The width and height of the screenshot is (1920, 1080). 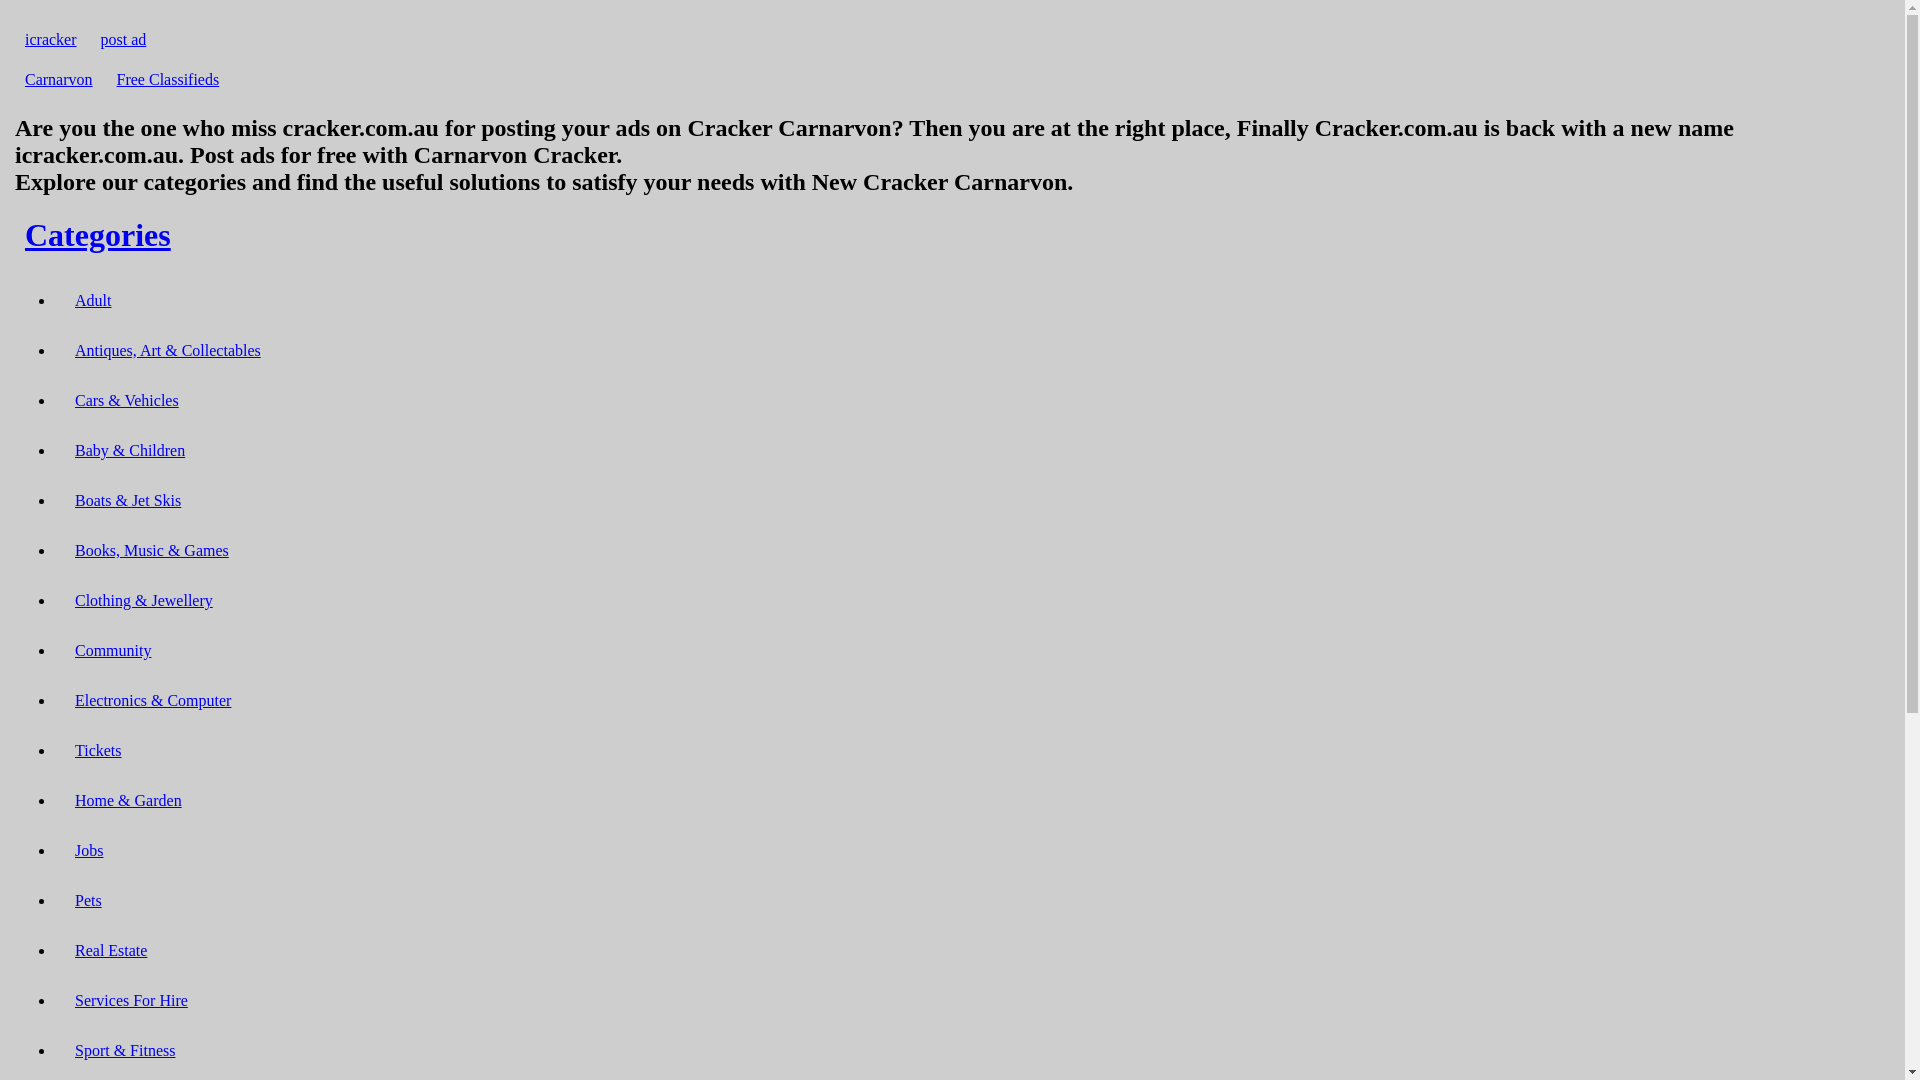 What do you see at coordinates (128, 450) in the screenshot?
I see `'Baby & Children'` at bounding box center [128, 450].